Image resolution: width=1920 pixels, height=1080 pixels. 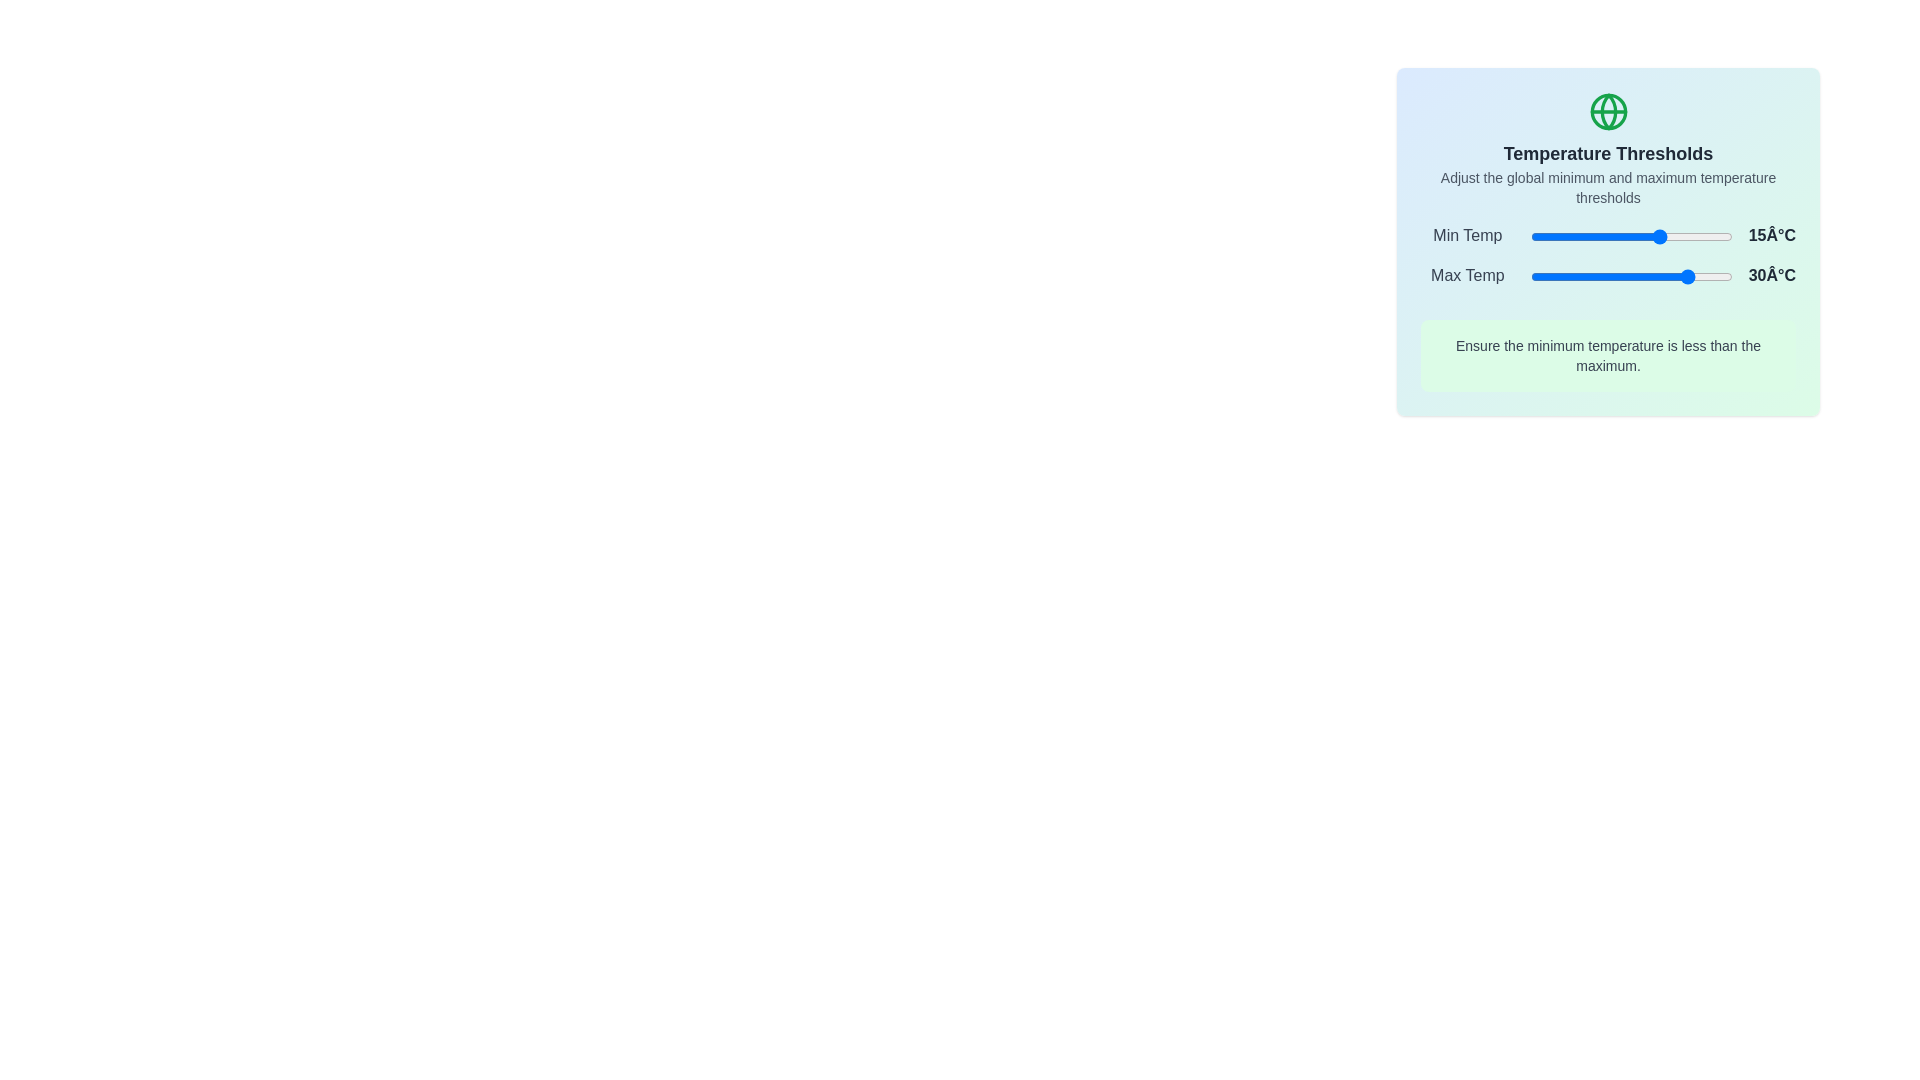 What do you see at coordinates (1576, 235) in the screenshot?
I see `the minimum temperature slider to -27°C` at bounding box center [1576, 235].